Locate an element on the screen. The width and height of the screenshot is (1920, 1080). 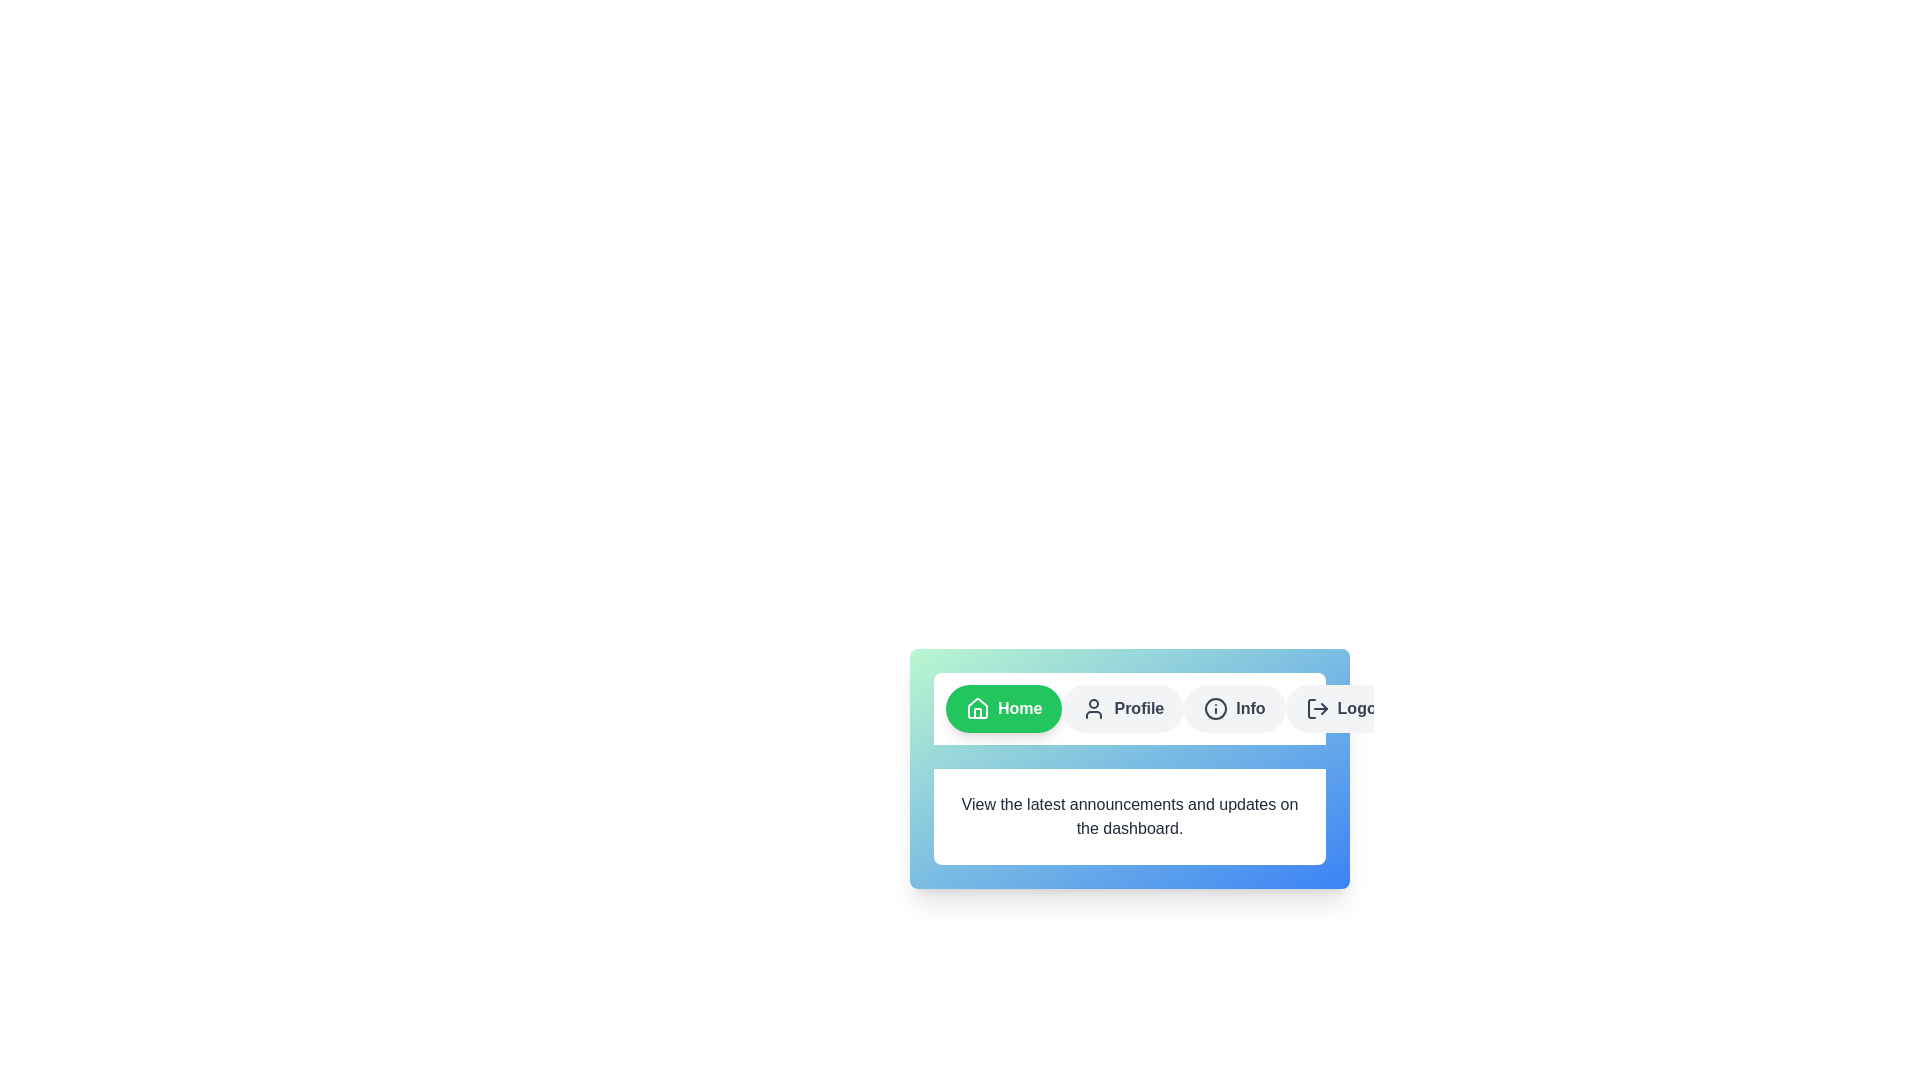
the navigation button located at the far-left of the horizontal row in the navigation bar to redirect to the homepage is located at coordinates (1004, 708).